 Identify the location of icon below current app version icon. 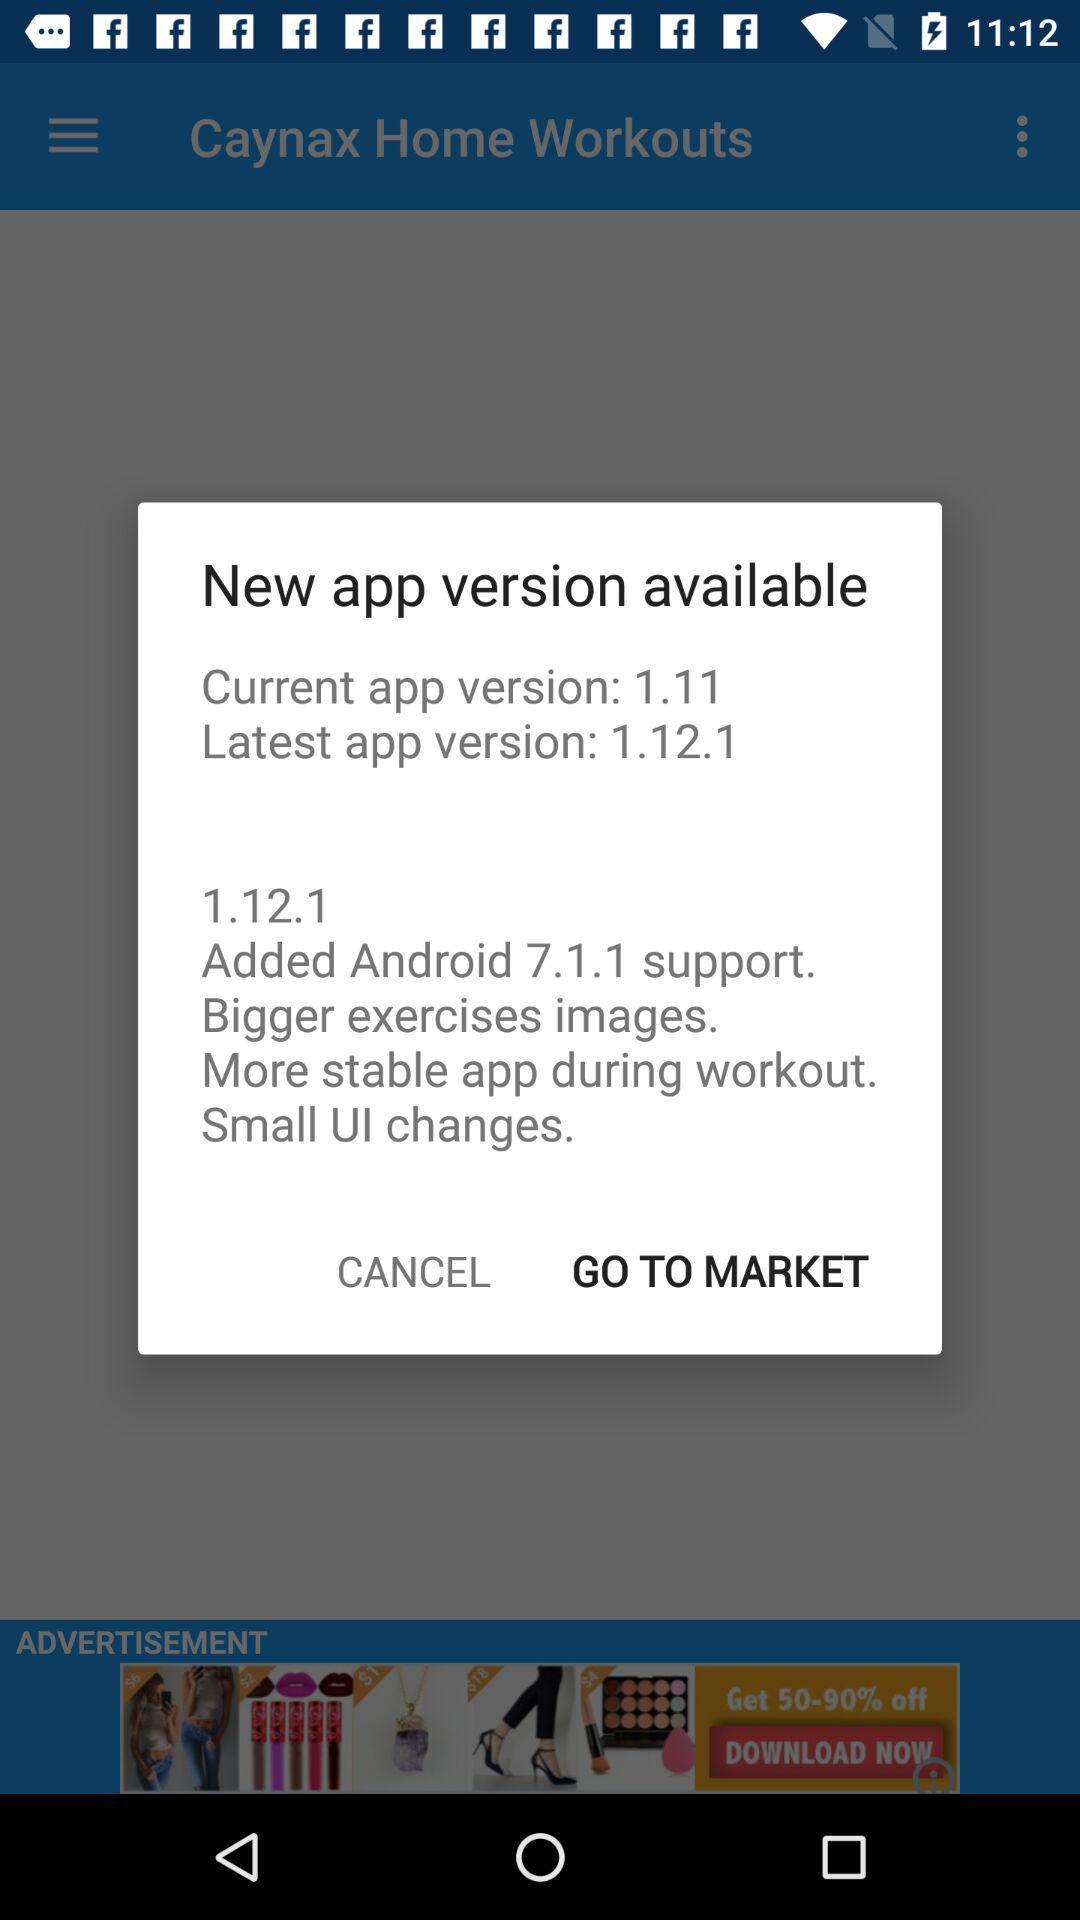
(412, 1269).